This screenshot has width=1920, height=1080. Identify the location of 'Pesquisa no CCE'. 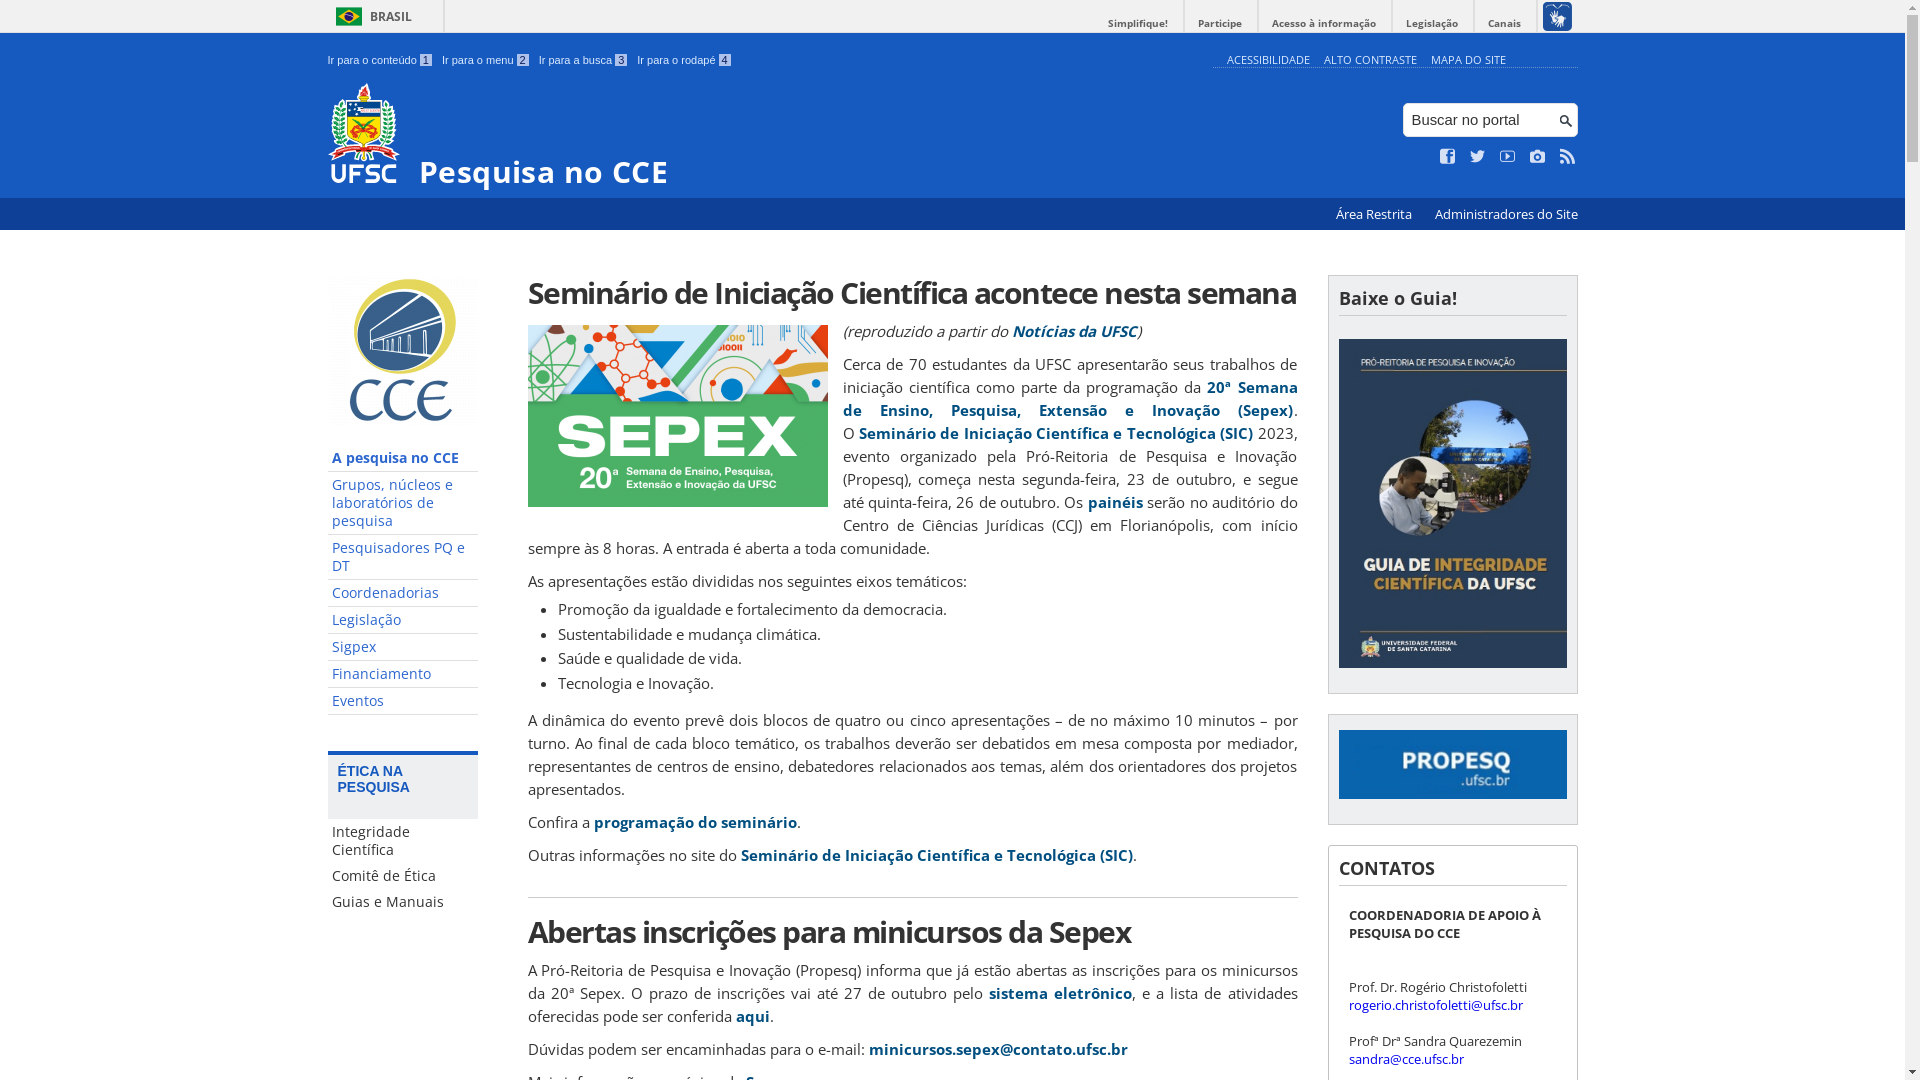
(327, 135).